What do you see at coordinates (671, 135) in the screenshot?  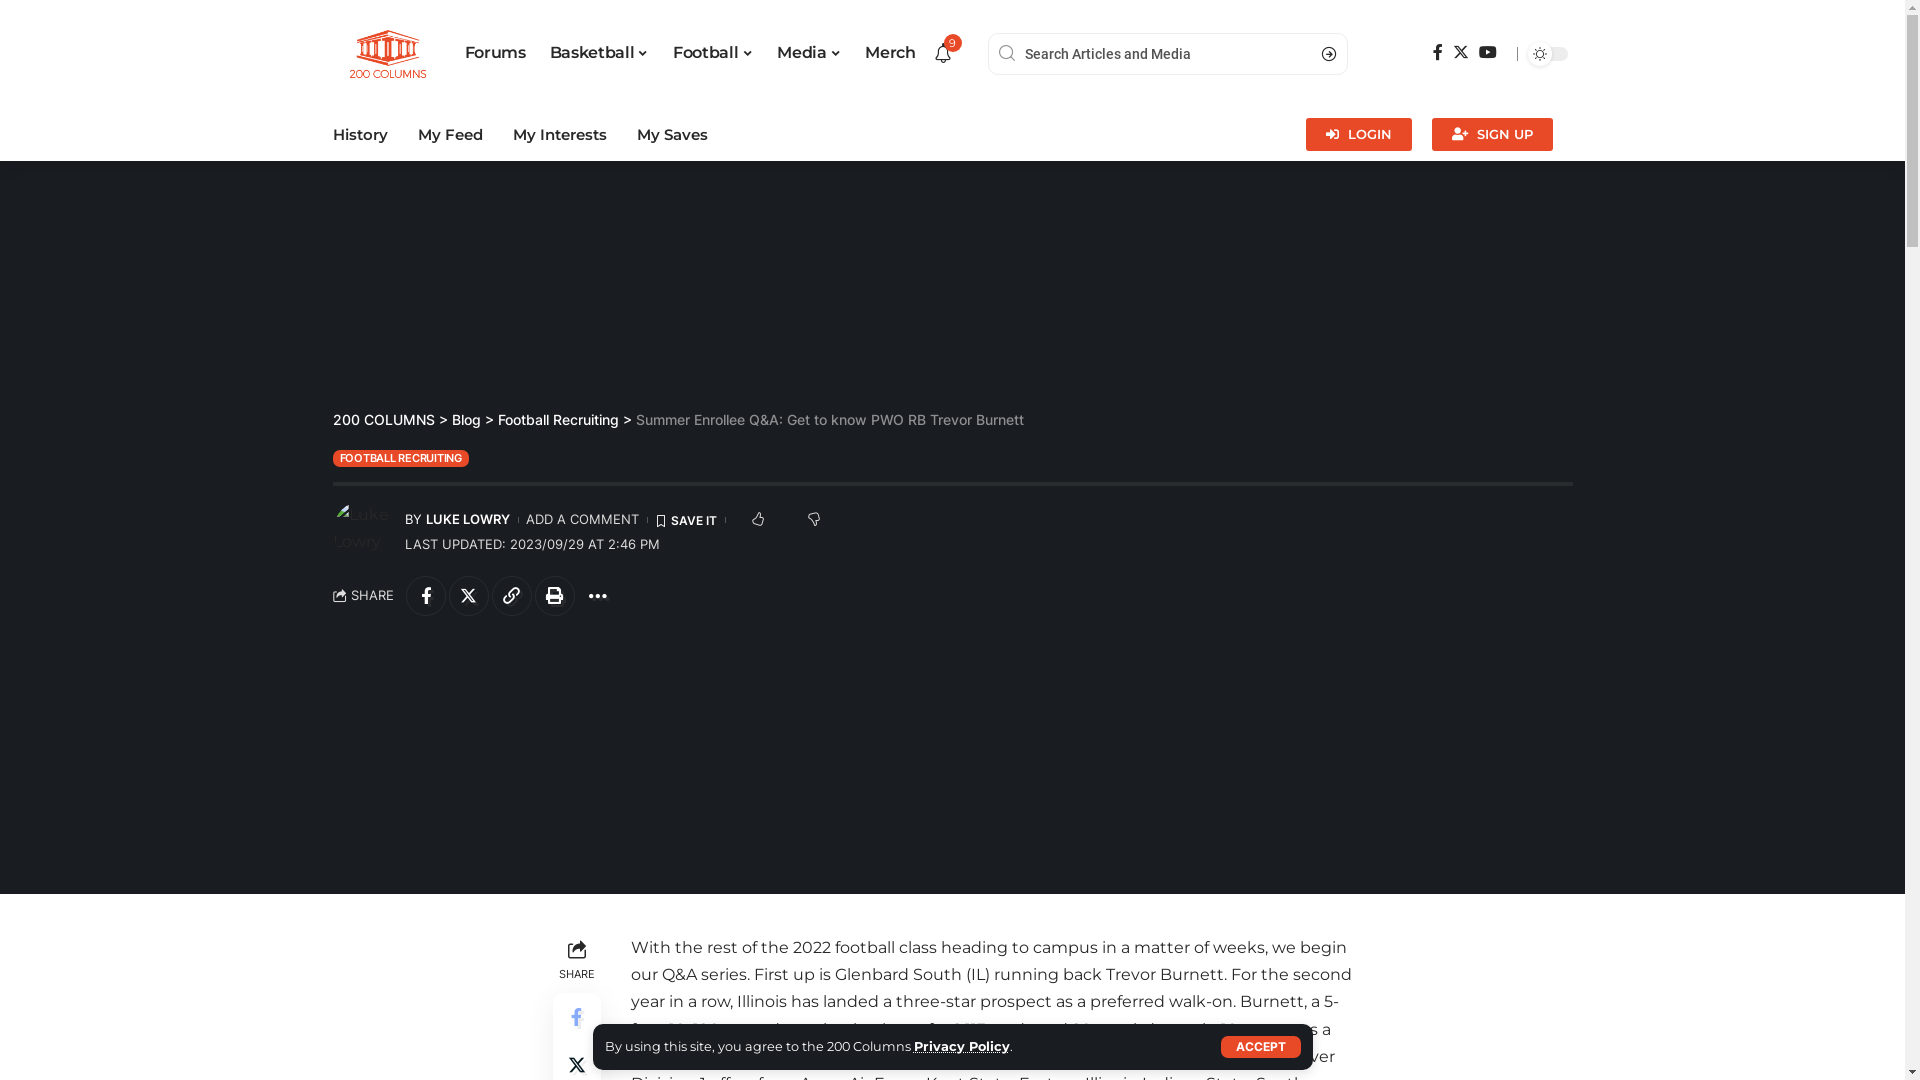 I see `'My Saves'` at bounding box center [671, 135].